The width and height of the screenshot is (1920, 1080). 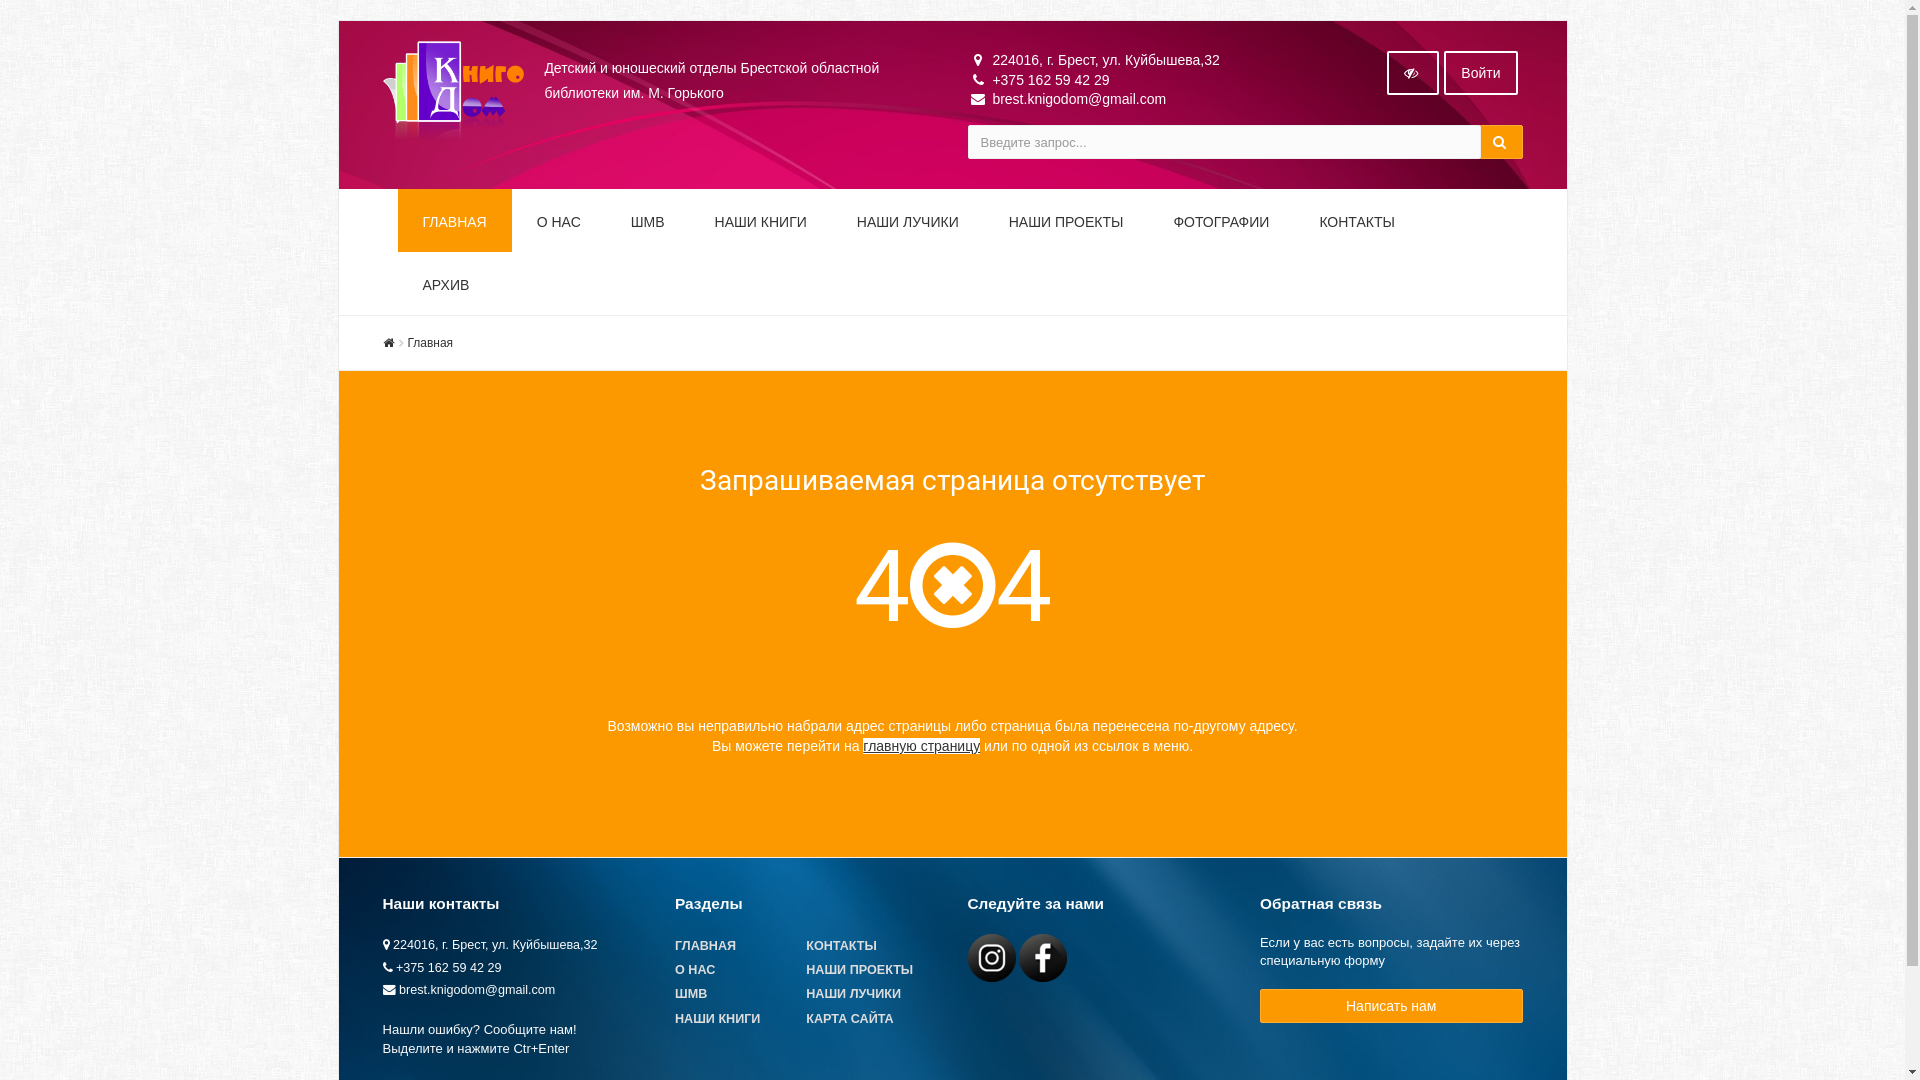 What do you see at coordinates (992, 956) in the screenshot?
I see `'Instagram'` at bounding box center [992, 956].